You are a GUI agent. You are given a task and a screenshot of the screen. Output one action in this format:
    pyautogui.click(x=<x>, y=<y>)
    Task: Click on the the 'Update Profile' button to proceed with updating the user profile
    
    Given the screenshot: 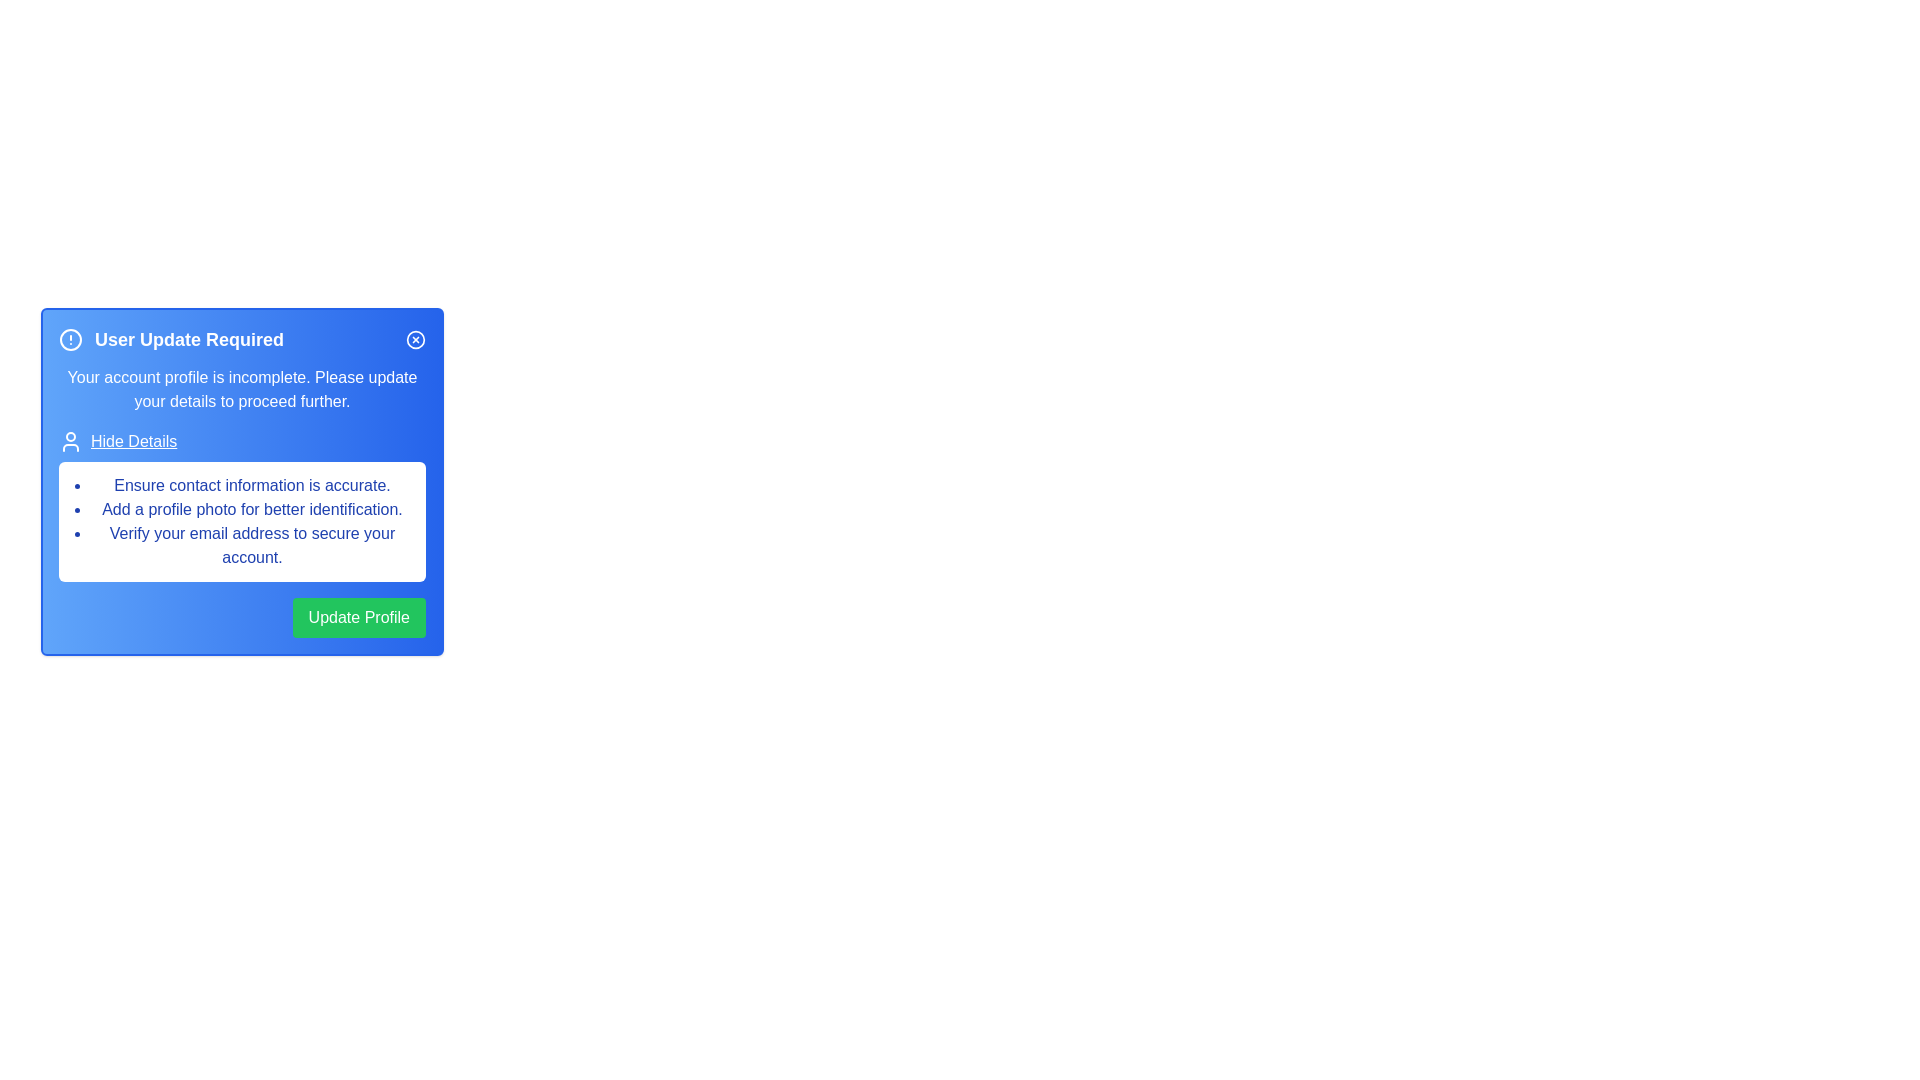 What is the action you would take?
    pyautogui.click(x=359, y=616)
    